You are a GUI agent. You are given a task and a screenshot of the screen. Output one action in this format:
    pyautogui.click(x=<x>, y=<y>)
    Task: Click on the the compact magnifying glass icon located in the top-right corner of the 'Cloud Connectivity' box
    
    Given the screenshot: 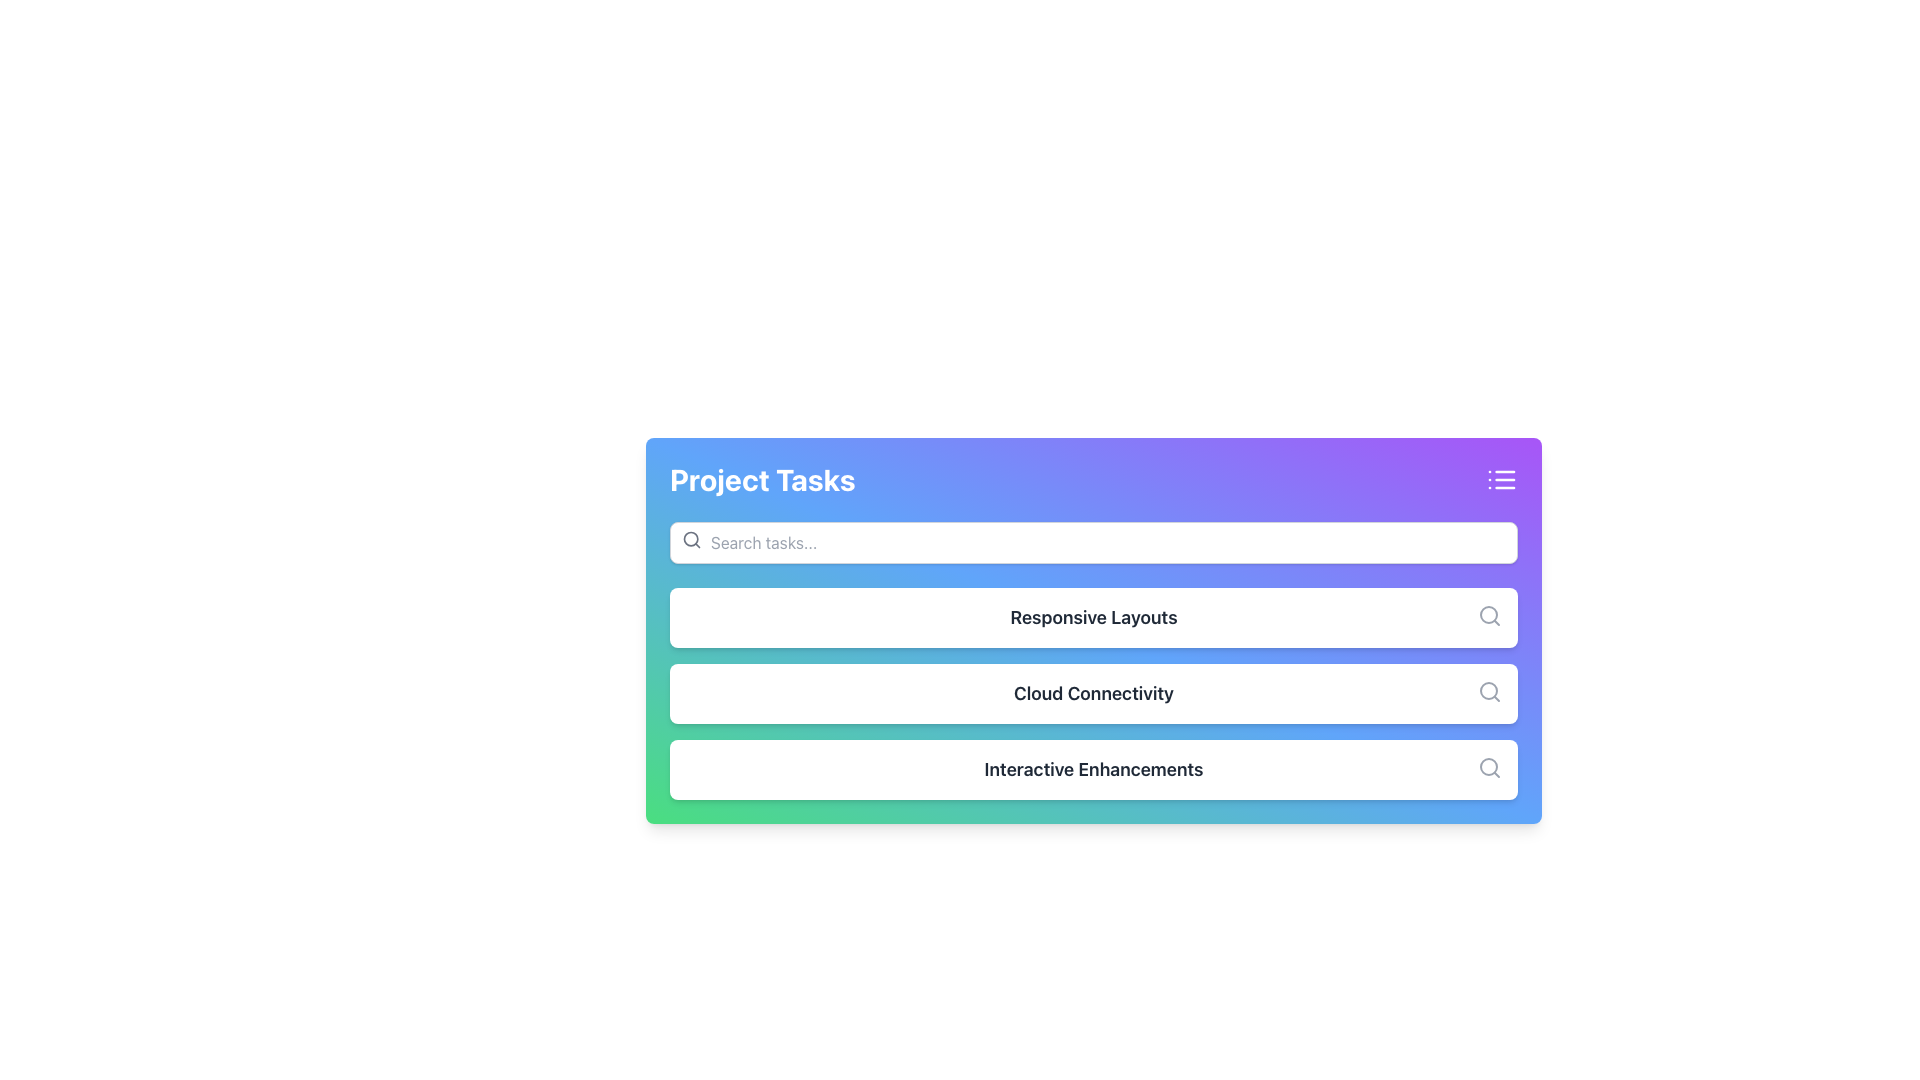 What is the action you would take?
    pyautogui.click(x=1489, y=690)
    